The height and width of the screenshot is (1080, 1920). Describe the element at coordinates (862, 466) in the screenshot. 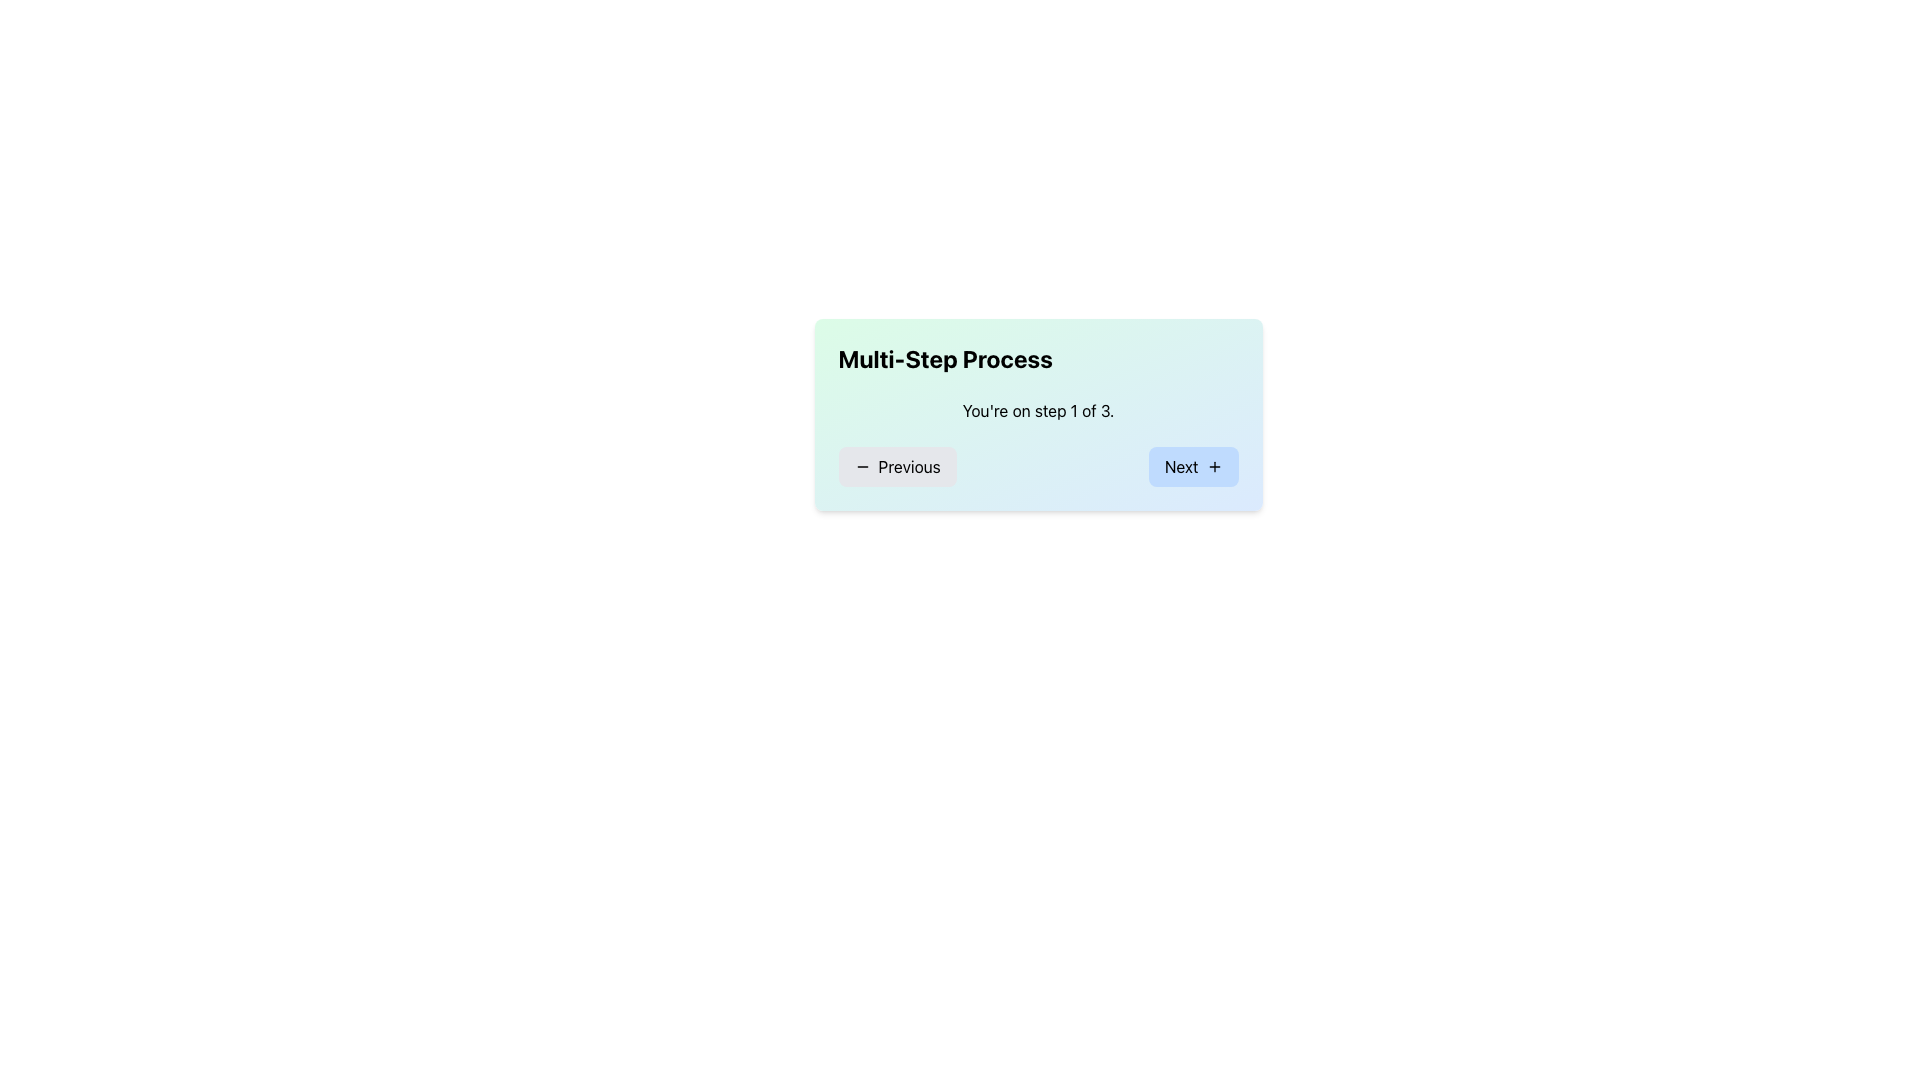

I see `the decorative icon representing the 'Previous' action, located to the immediate left of the text 'Previous' within the button` at that location.